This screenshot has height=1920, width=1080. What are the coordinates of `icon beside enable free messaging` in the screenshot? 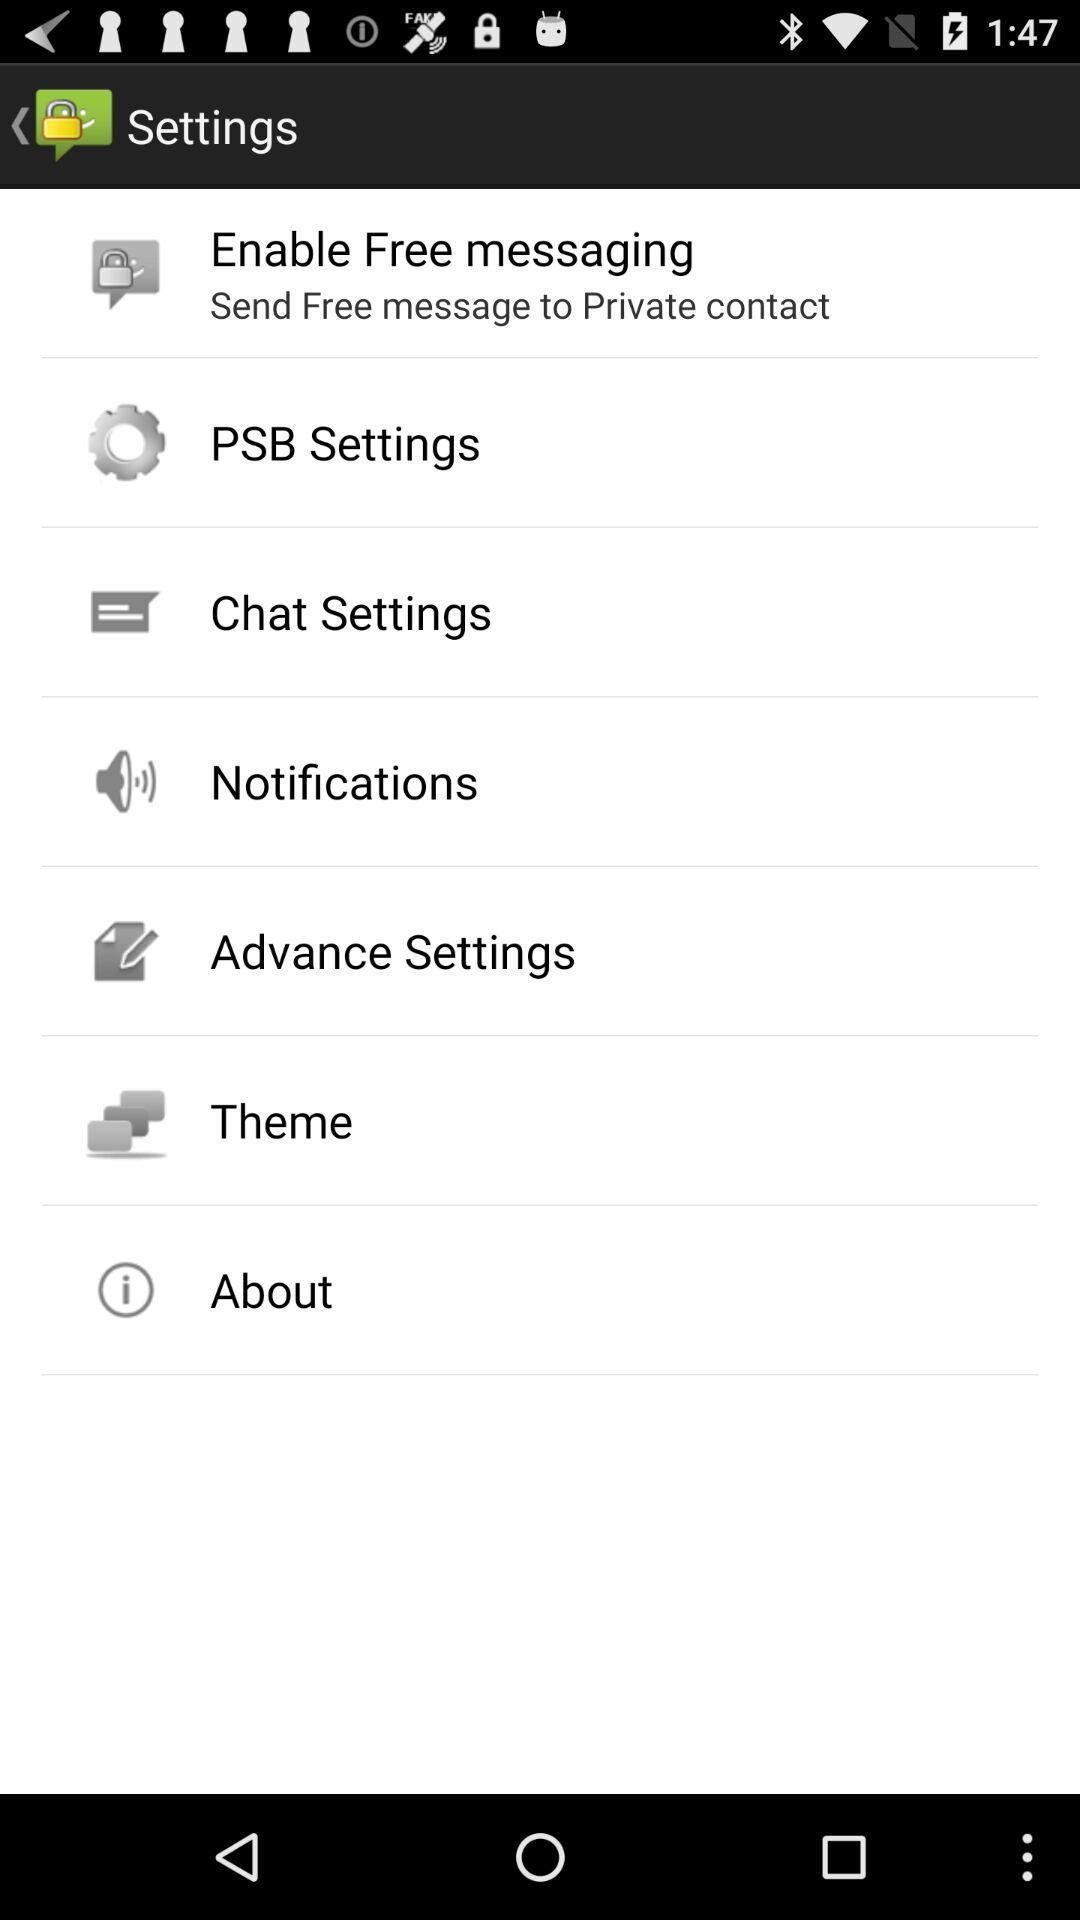 It's located at (126, 272).